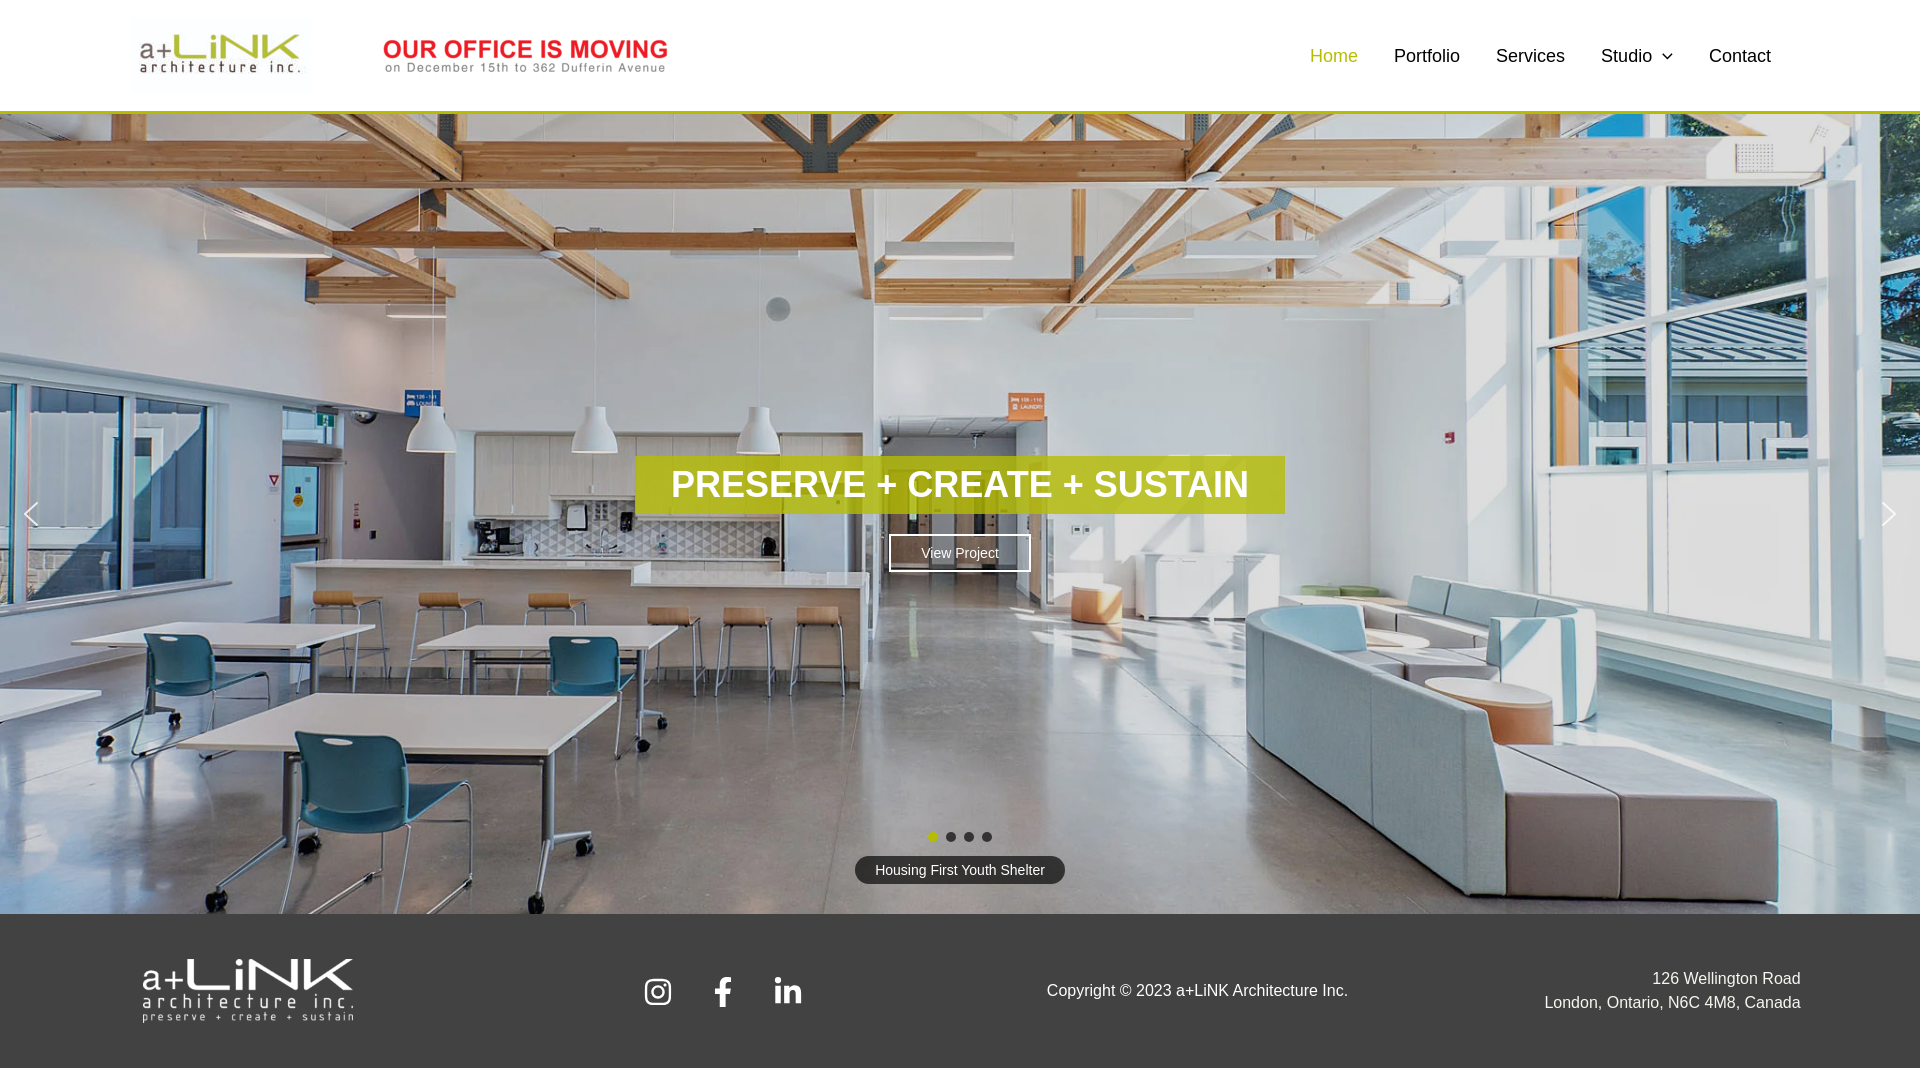 The width and height of the screenshot is (1920, 1080). Describe the element at coordinates (1738, 53) in the screenshot. I see `'Contact'` at that location.